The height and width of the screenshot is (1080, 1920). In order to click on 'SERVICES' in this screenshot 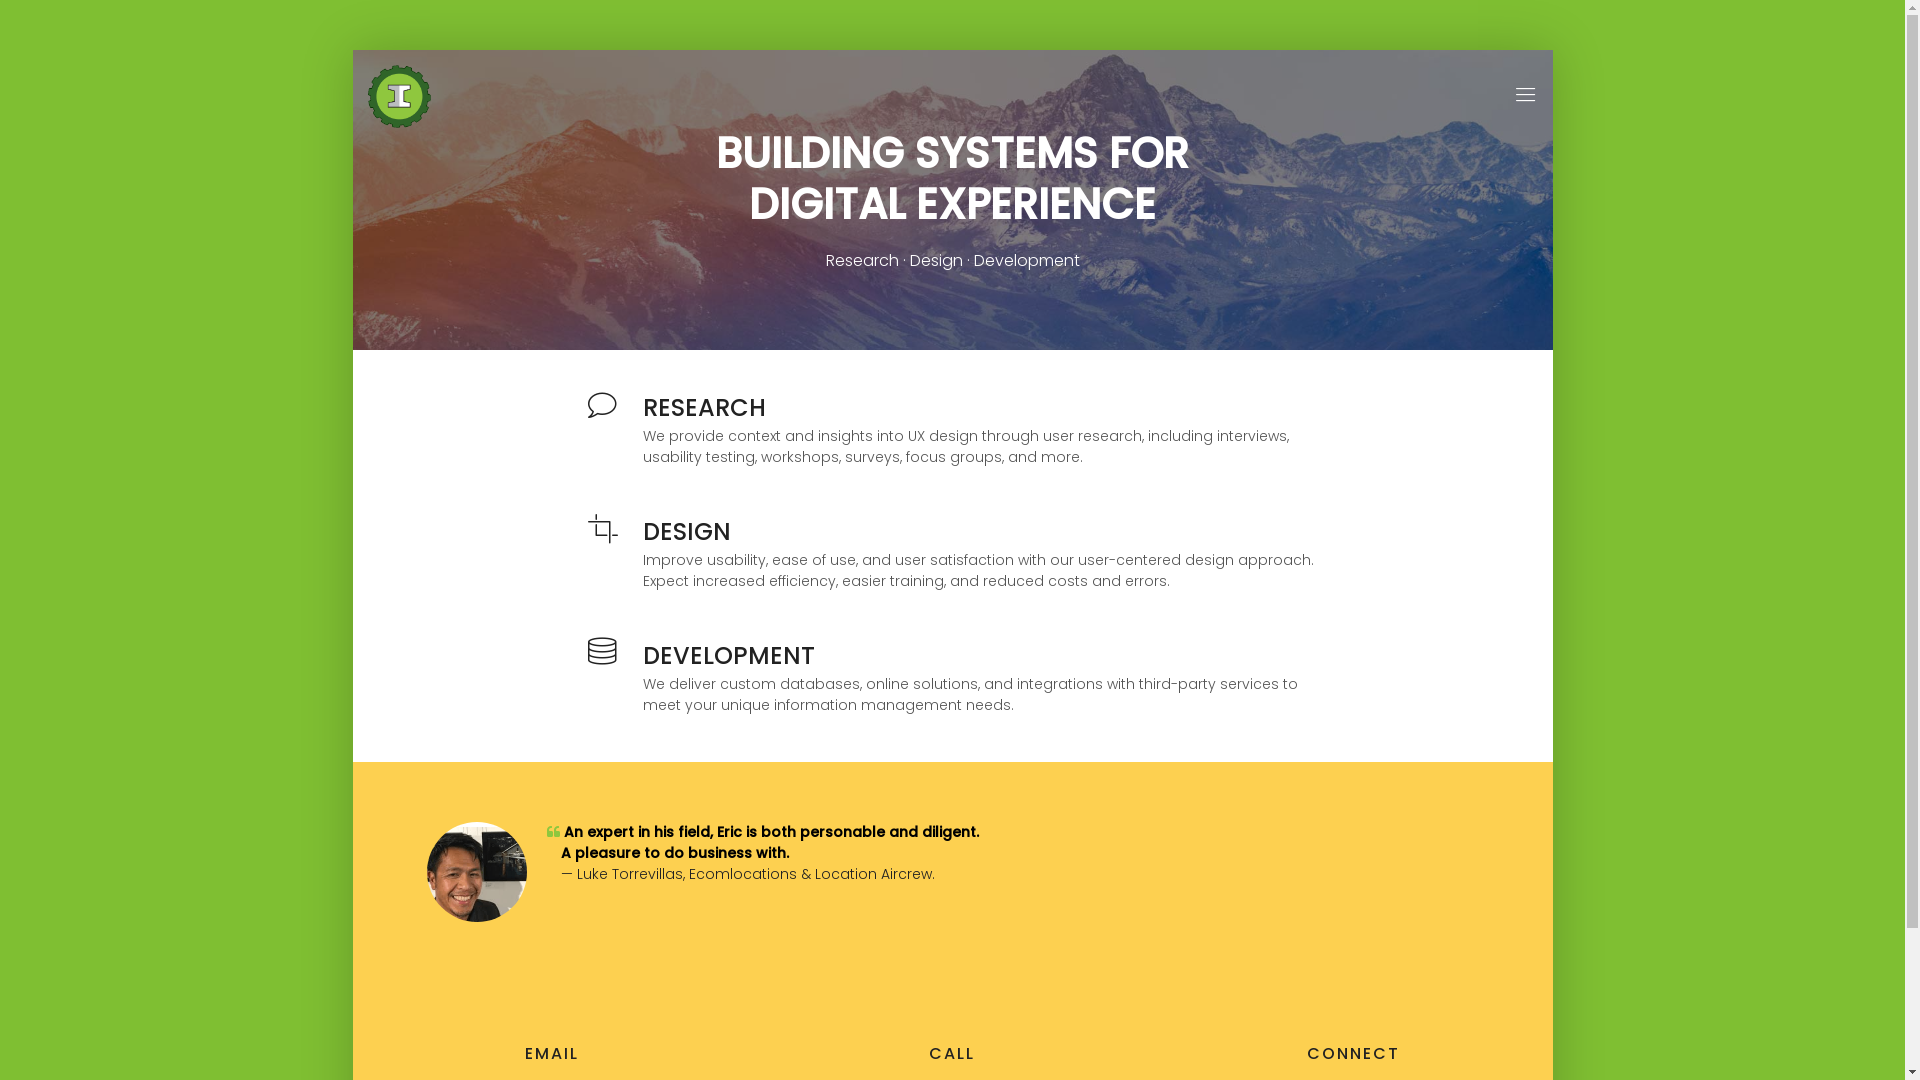, I will do `click(1470, 107)`.